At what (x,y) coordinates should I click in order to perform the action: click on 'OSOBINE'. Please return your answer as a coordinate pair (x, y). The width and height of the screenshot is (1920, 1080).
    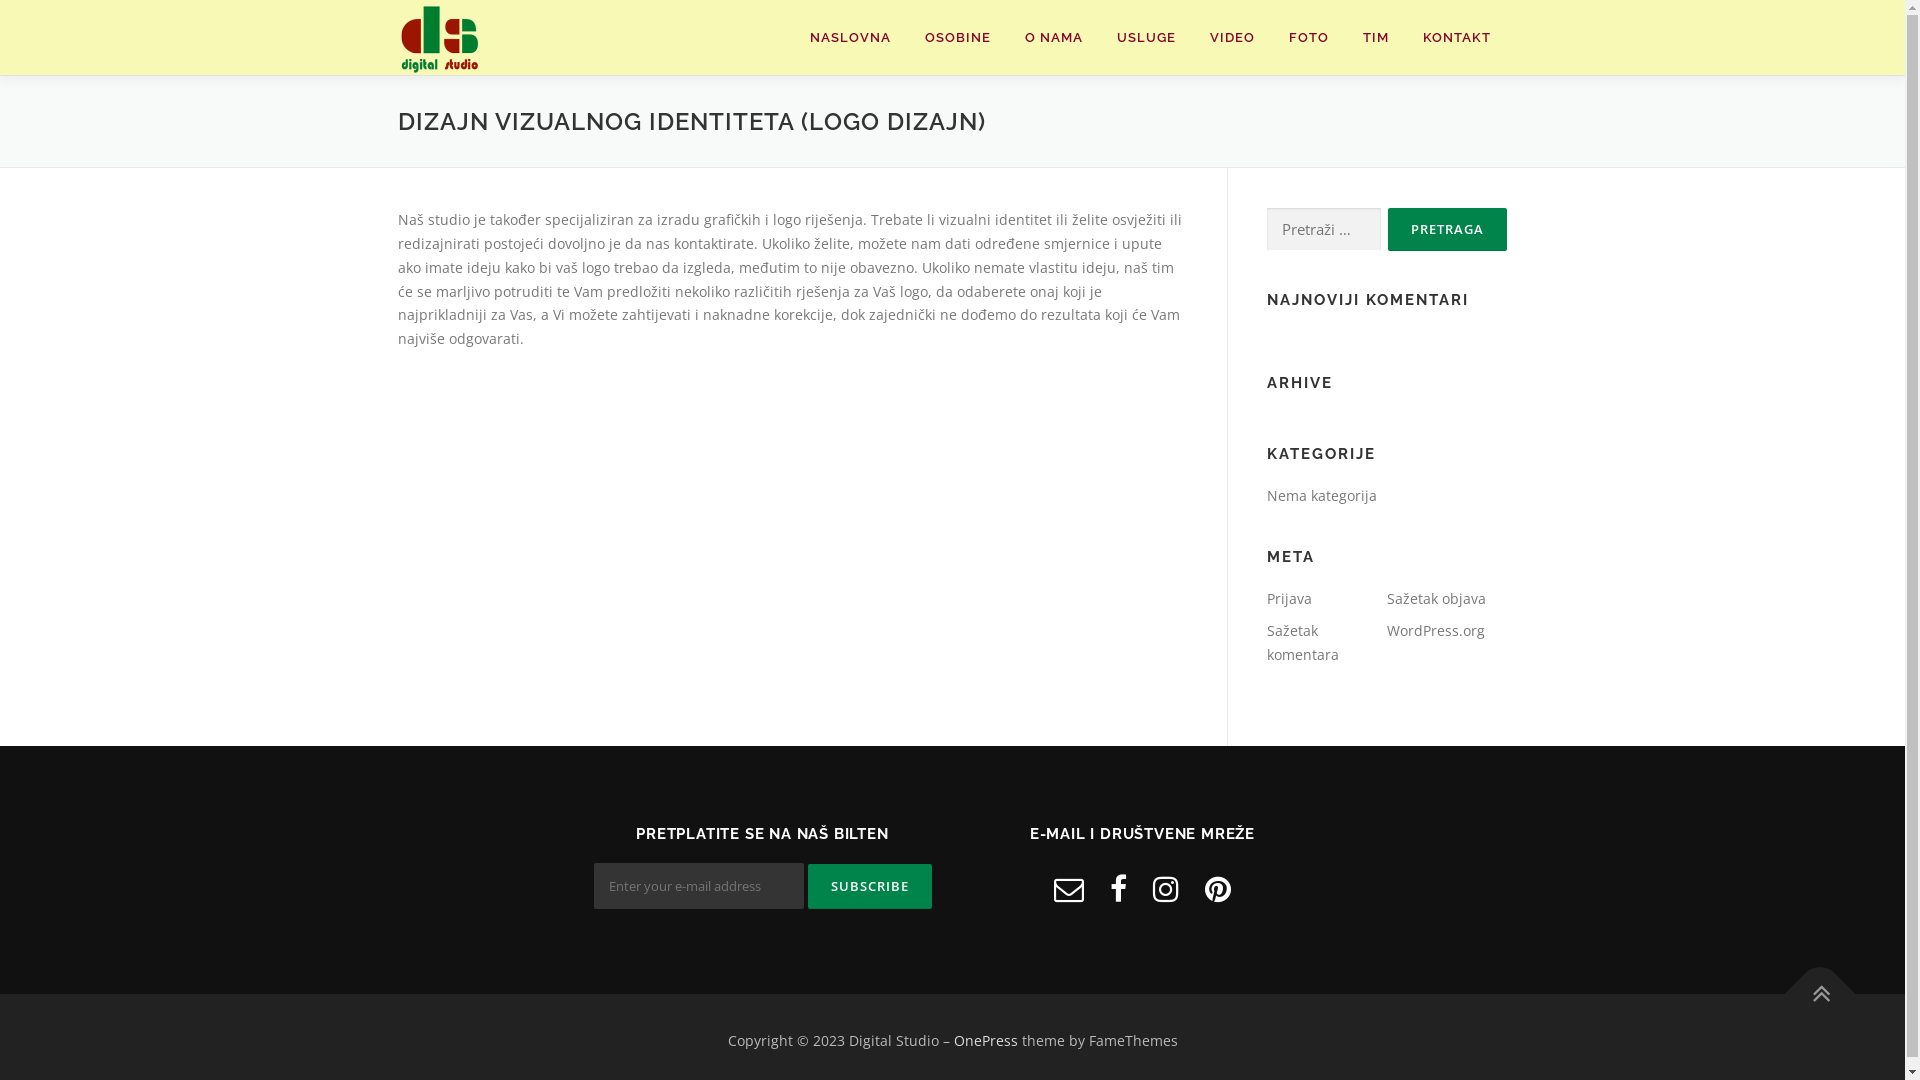
    Looking at the image, I should click on (957, 37).